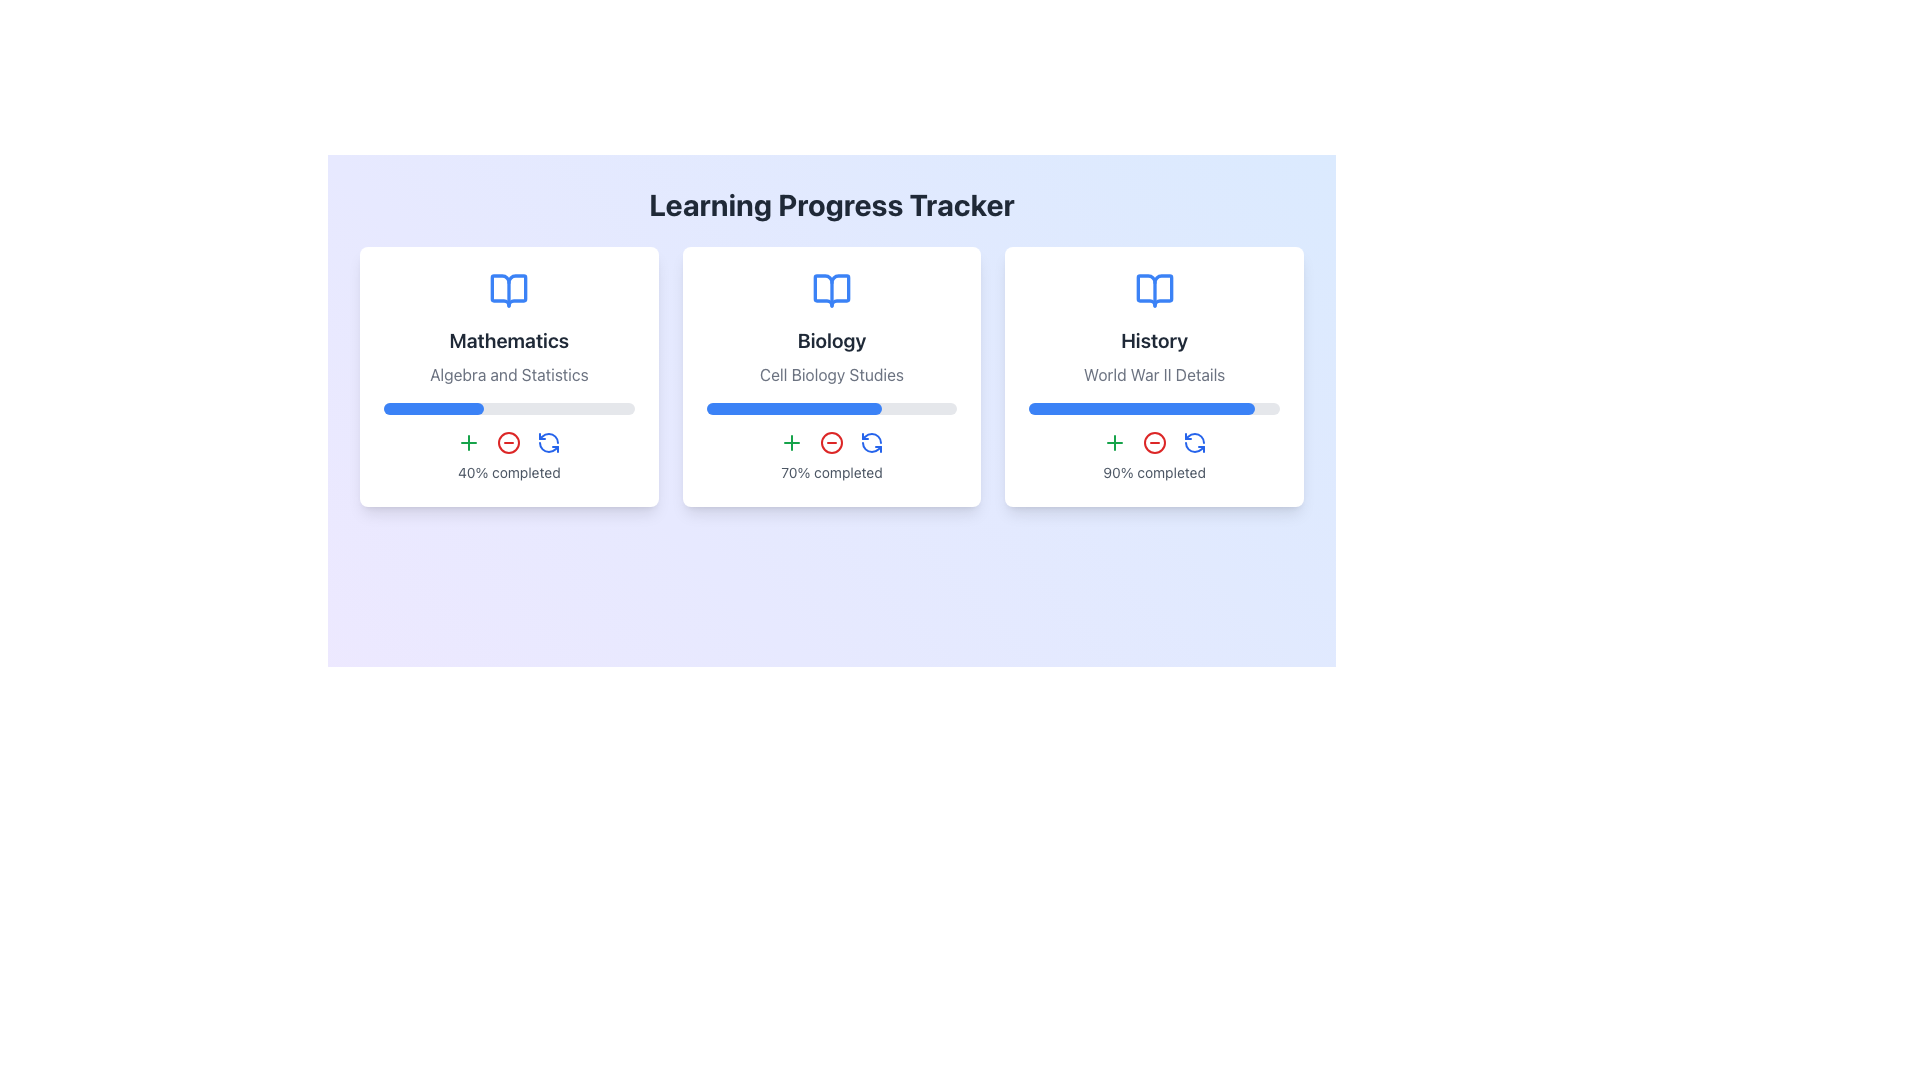  Describe the element at coordinates (831, 442) in the screenshot. I see `the graphical circular outline icon located in the center of the icon set at the bottom of the 'Biology' card in the middle column` at that location.